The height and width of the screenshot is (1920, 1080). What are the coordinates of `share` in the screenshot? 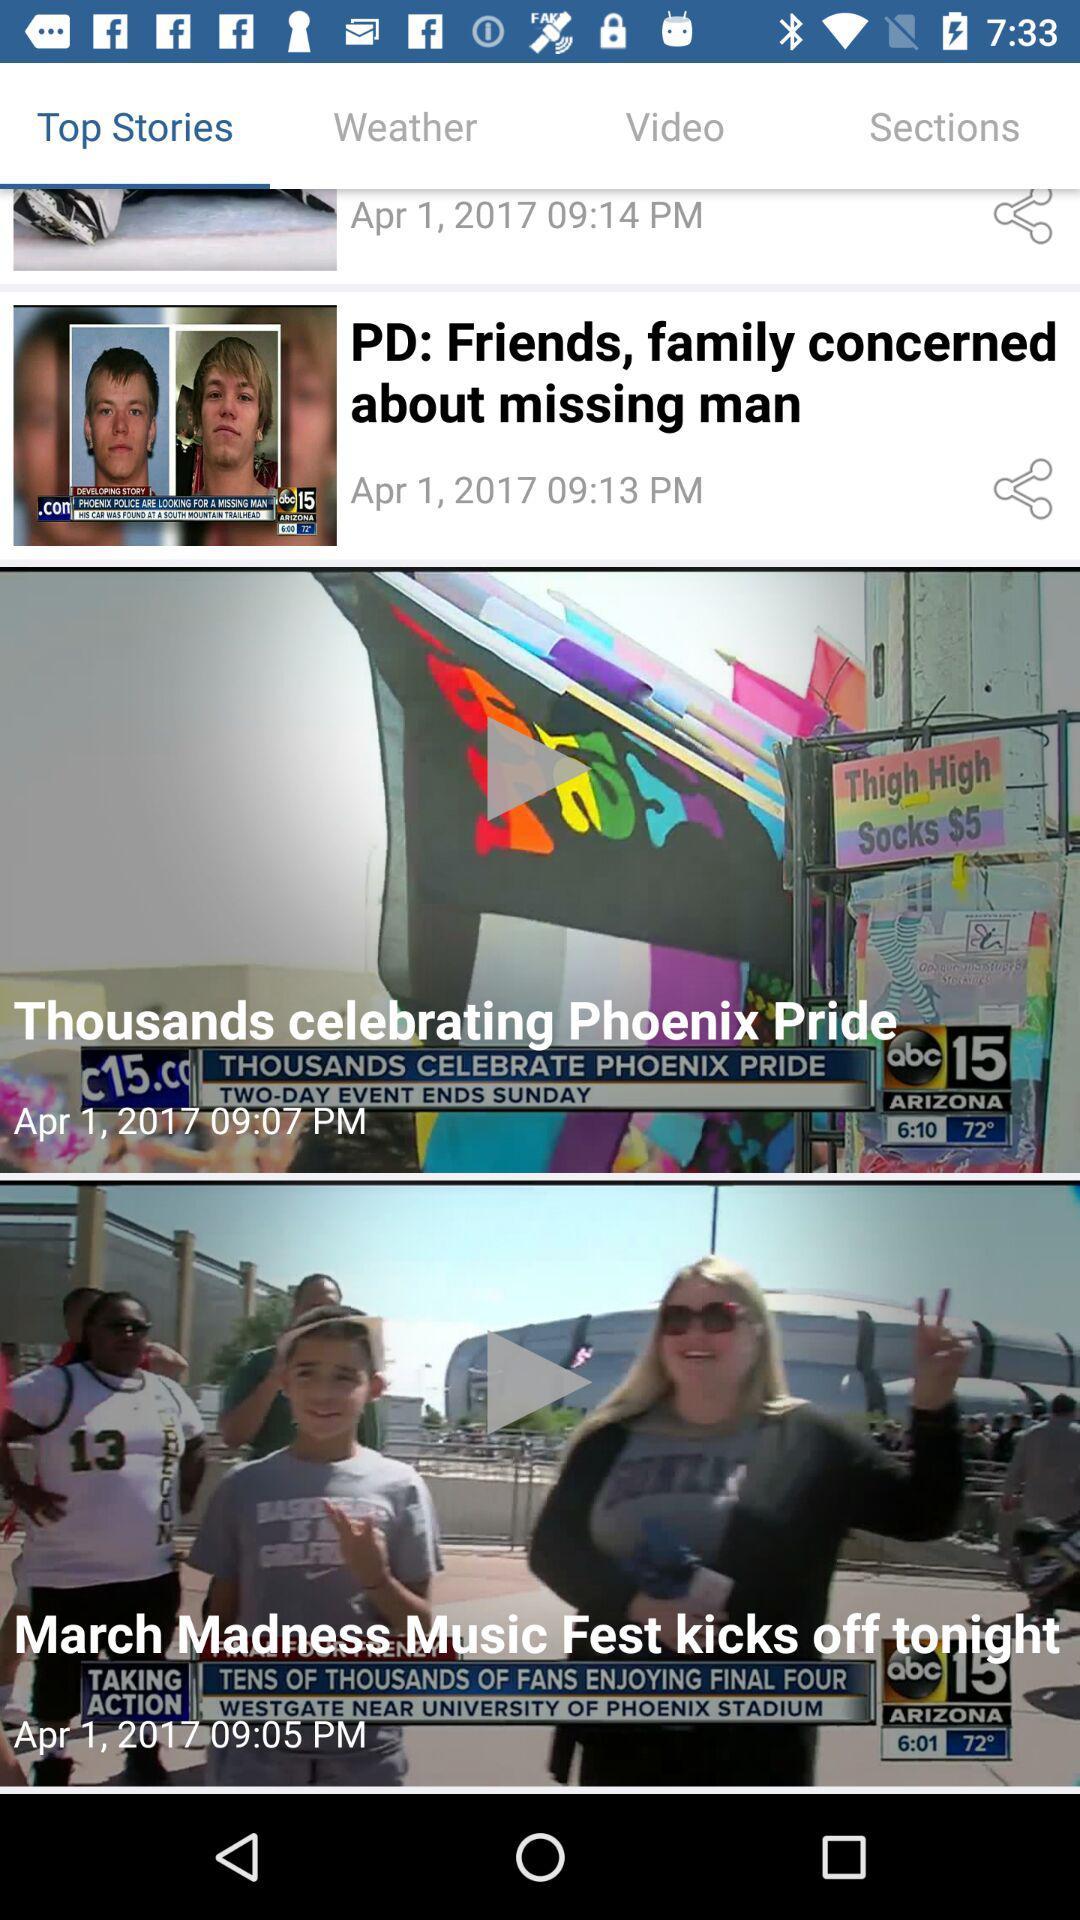 It's located at (1027, 489).